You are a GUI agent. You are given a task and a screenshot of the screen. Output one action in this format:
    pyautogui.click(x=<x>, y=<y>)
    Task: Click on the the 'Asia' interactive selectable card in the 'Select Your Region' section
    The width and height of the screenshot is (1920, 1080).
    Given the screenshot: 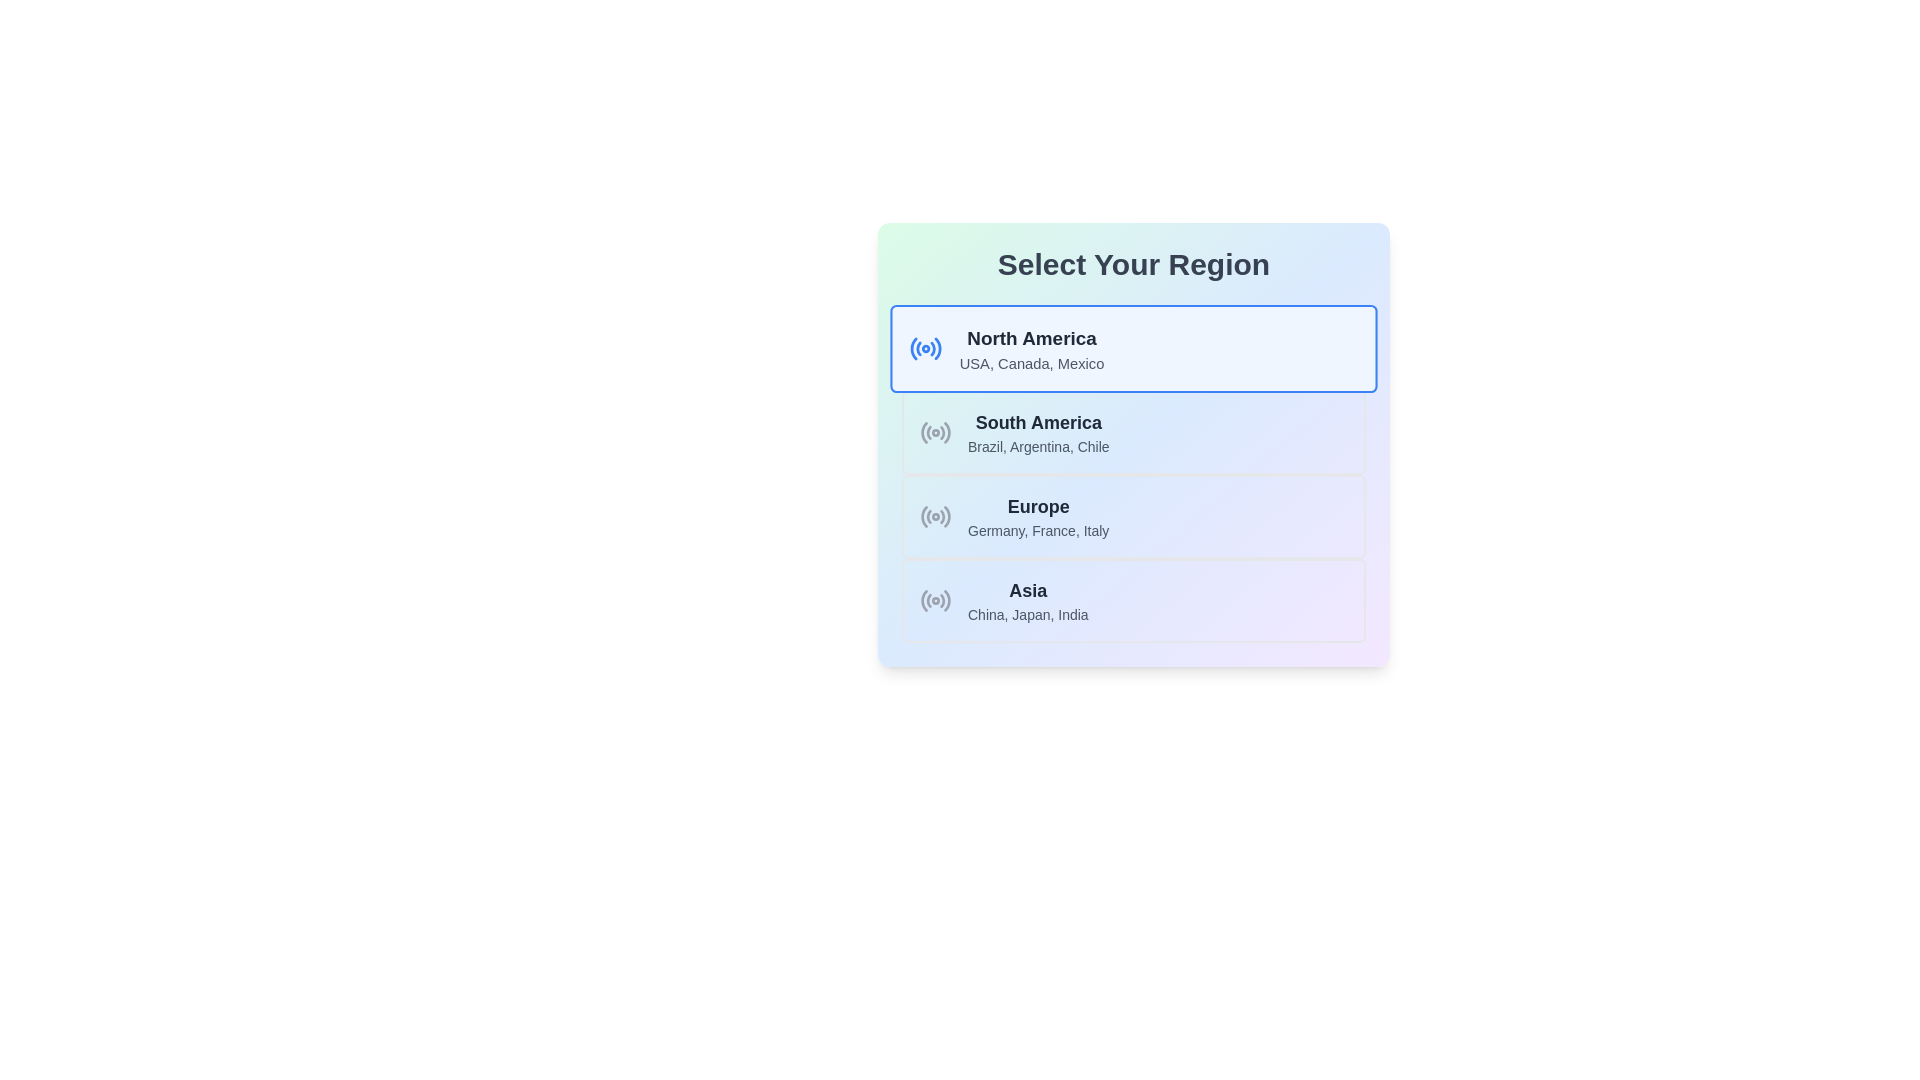 What is the action you would take?
    pyautogui.click(x=1133, y=600)
    